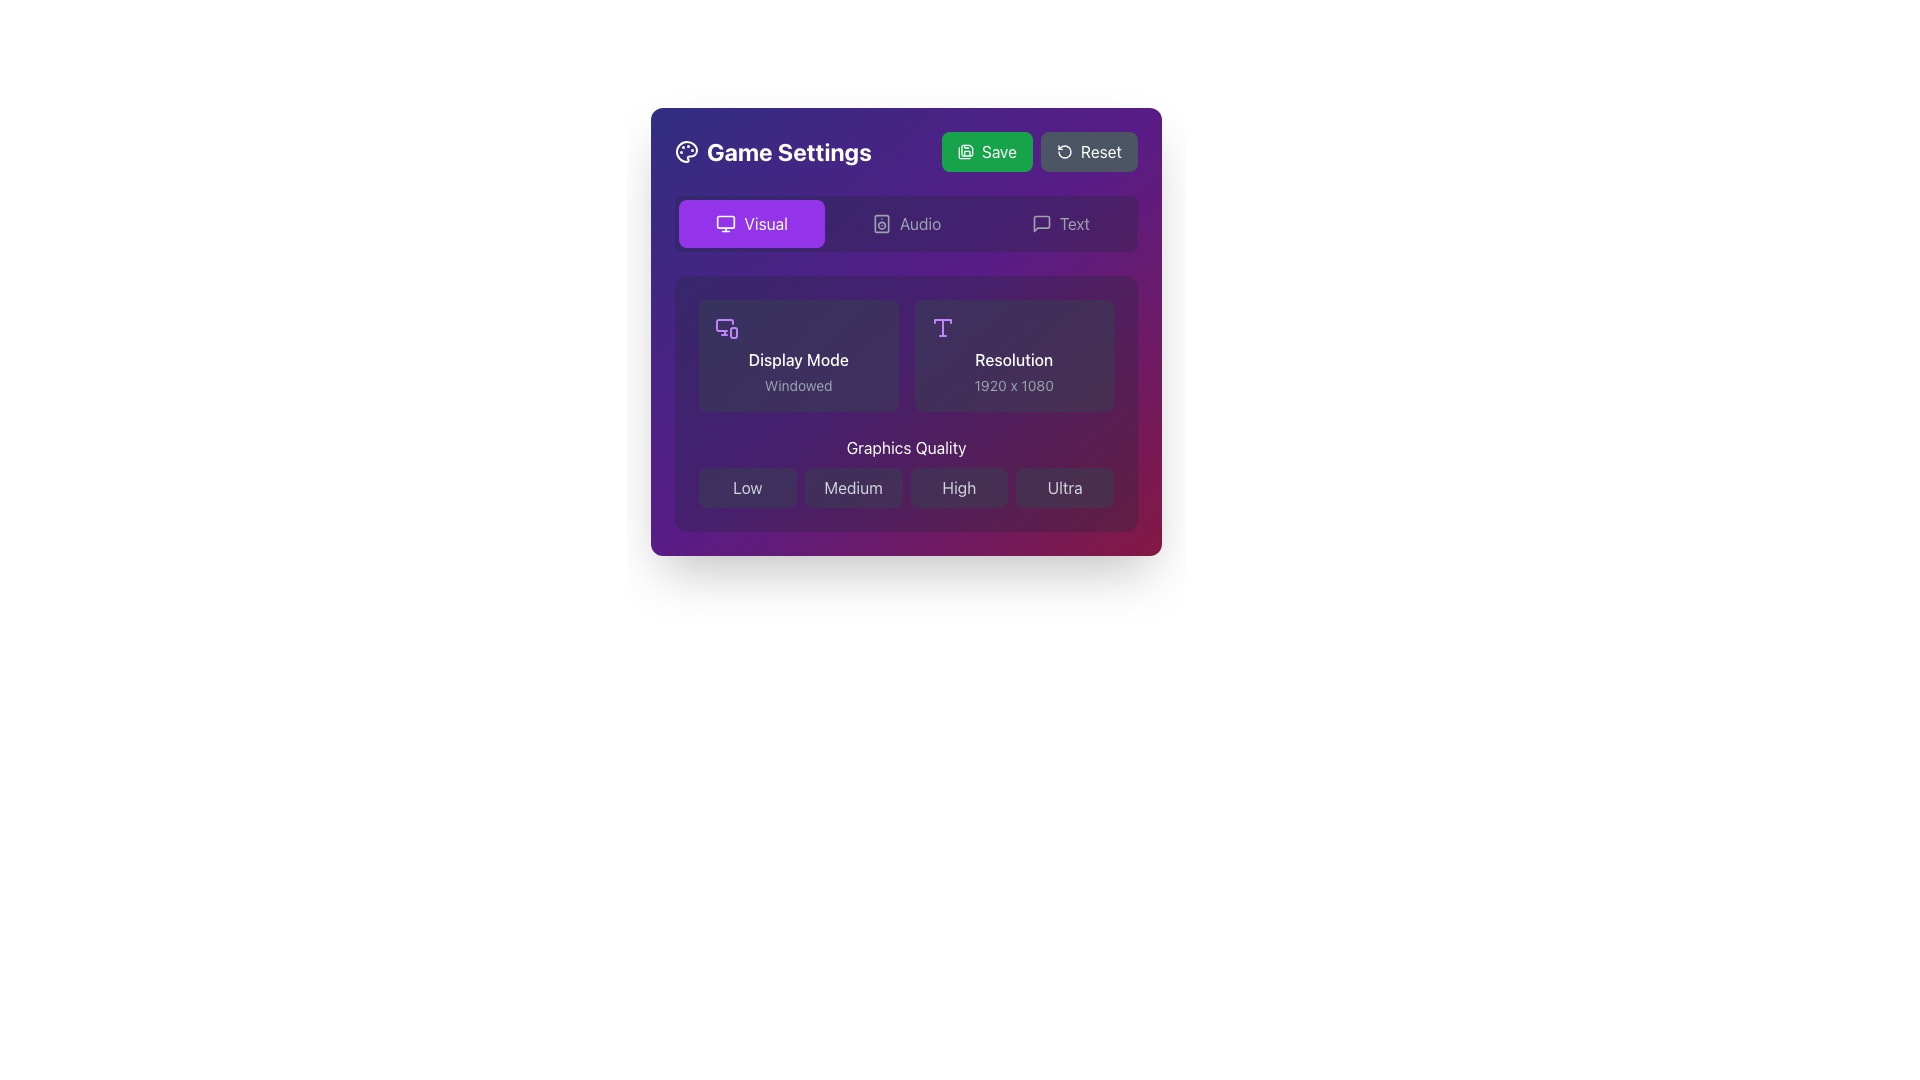  Describe the element at coordinates (797, 385) in the screenshot. I see `the 'Windowed' text label, which is displayed in gray color and situated below the 'Display Mode' text in the visual settings interface` at that location.